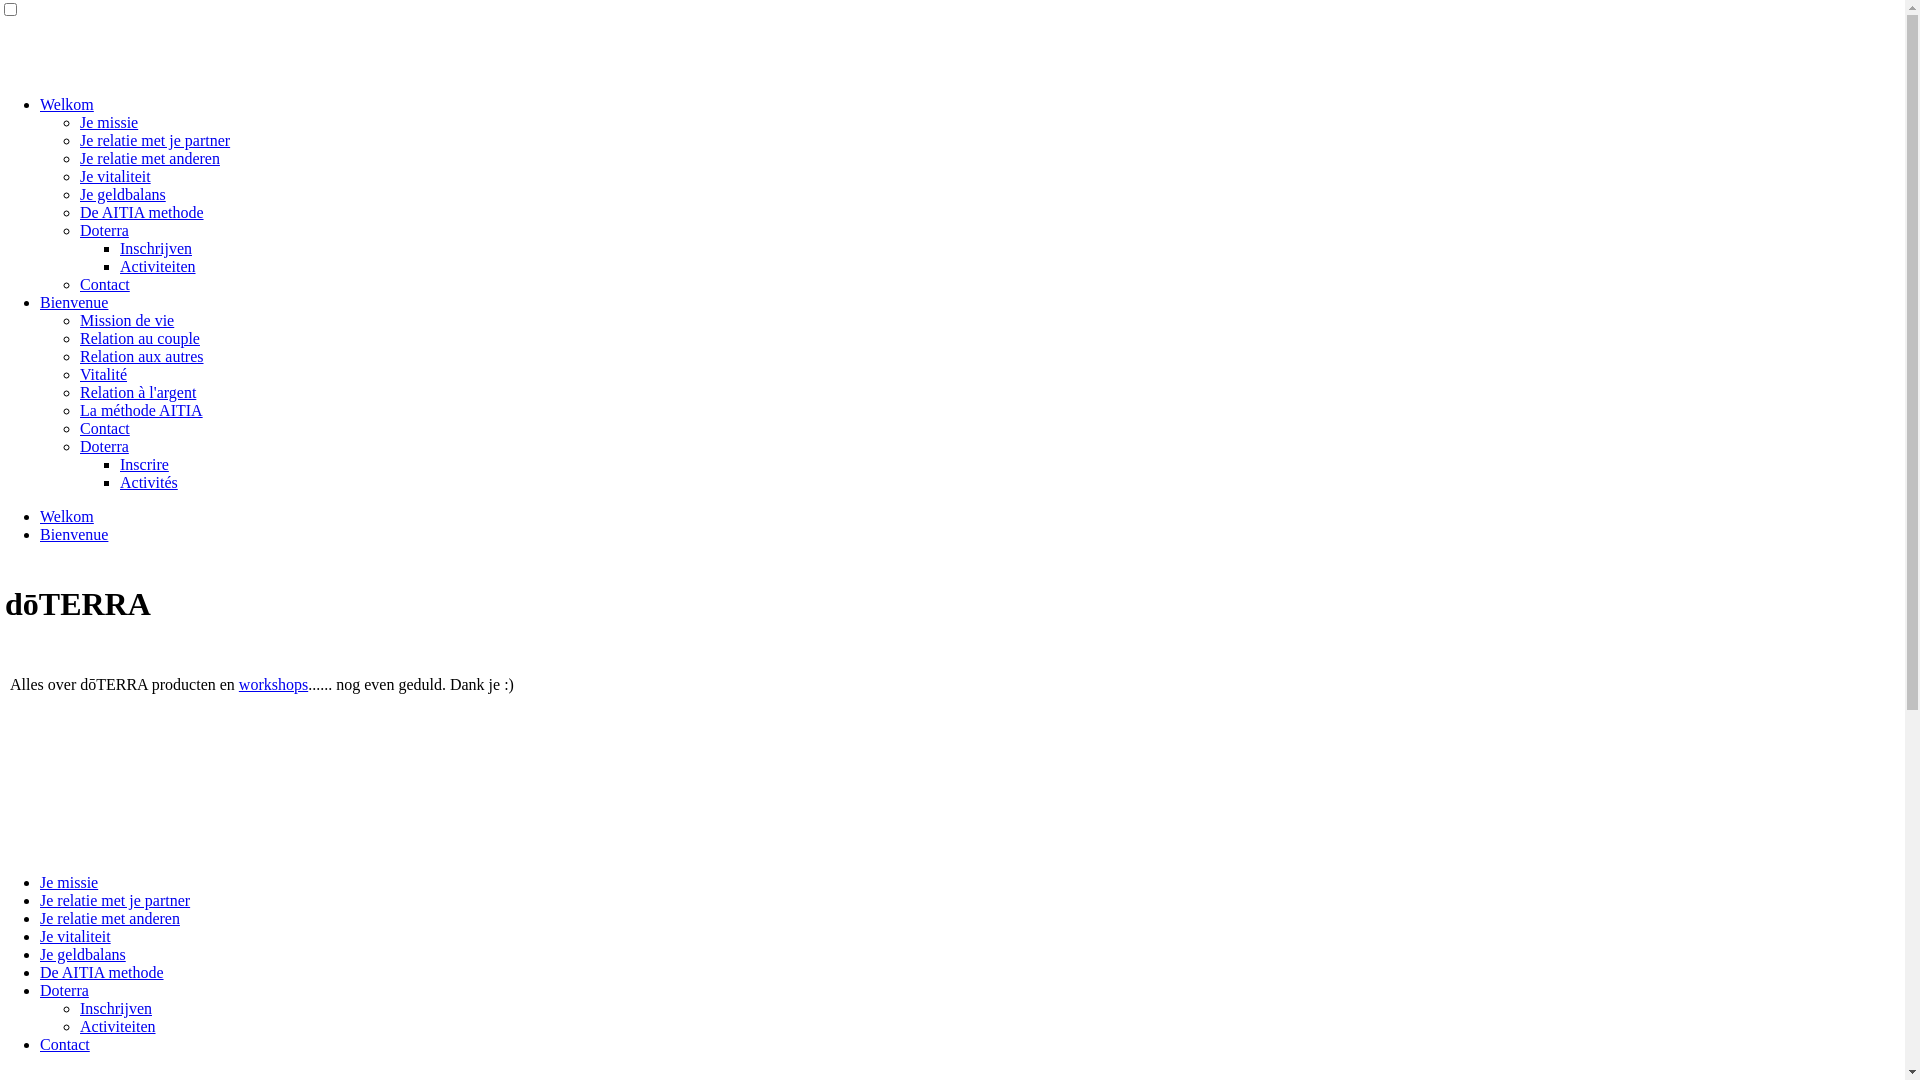 The width and height of the screenshot is (1920, 1080). What do you see at coordinates (138, 337) in the screenshot?
I see `'Relation au couple'` at bounding box center [138, 337].